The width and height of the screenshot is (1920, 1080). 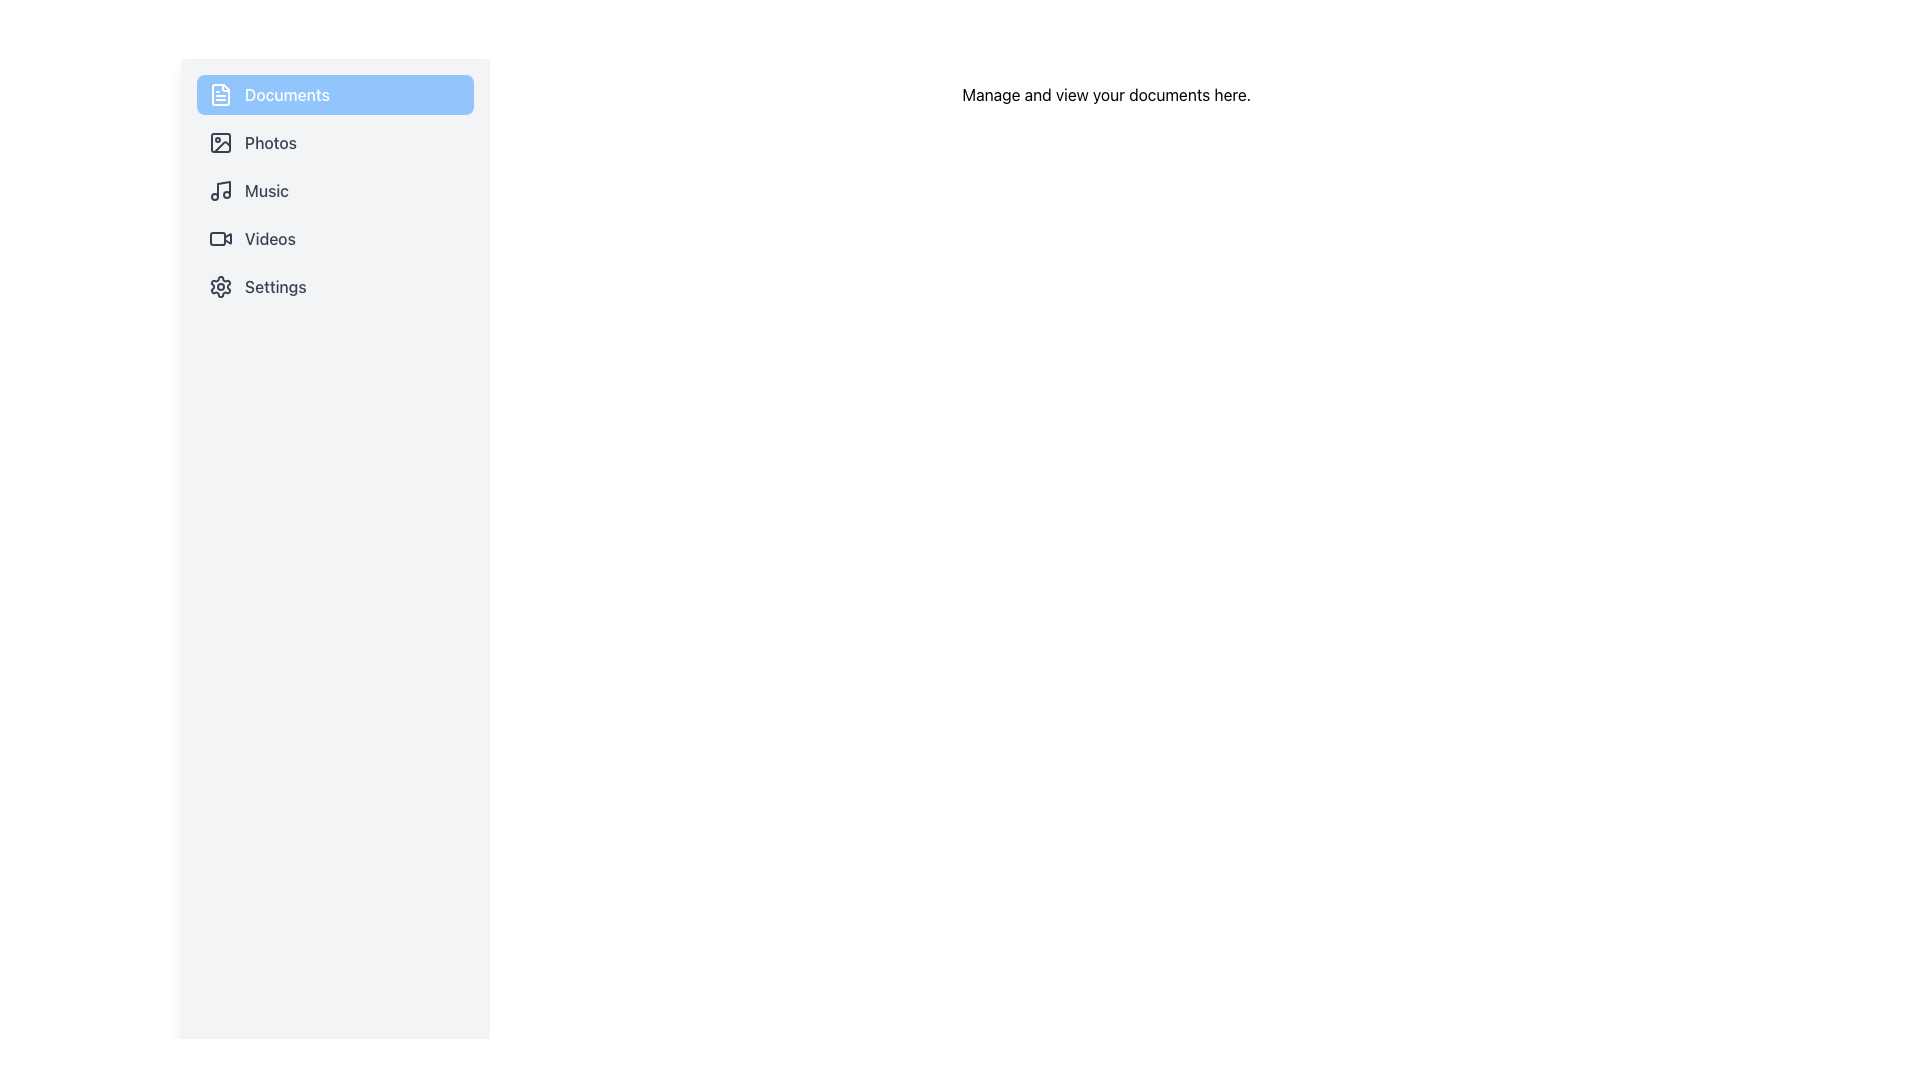 What do you see at coordinates (269, 238) in the screenshot?
I see `the 'Videos' navigation label located in the sidebar menu, which indicates the section for video content` at bounding box center [269, 238].